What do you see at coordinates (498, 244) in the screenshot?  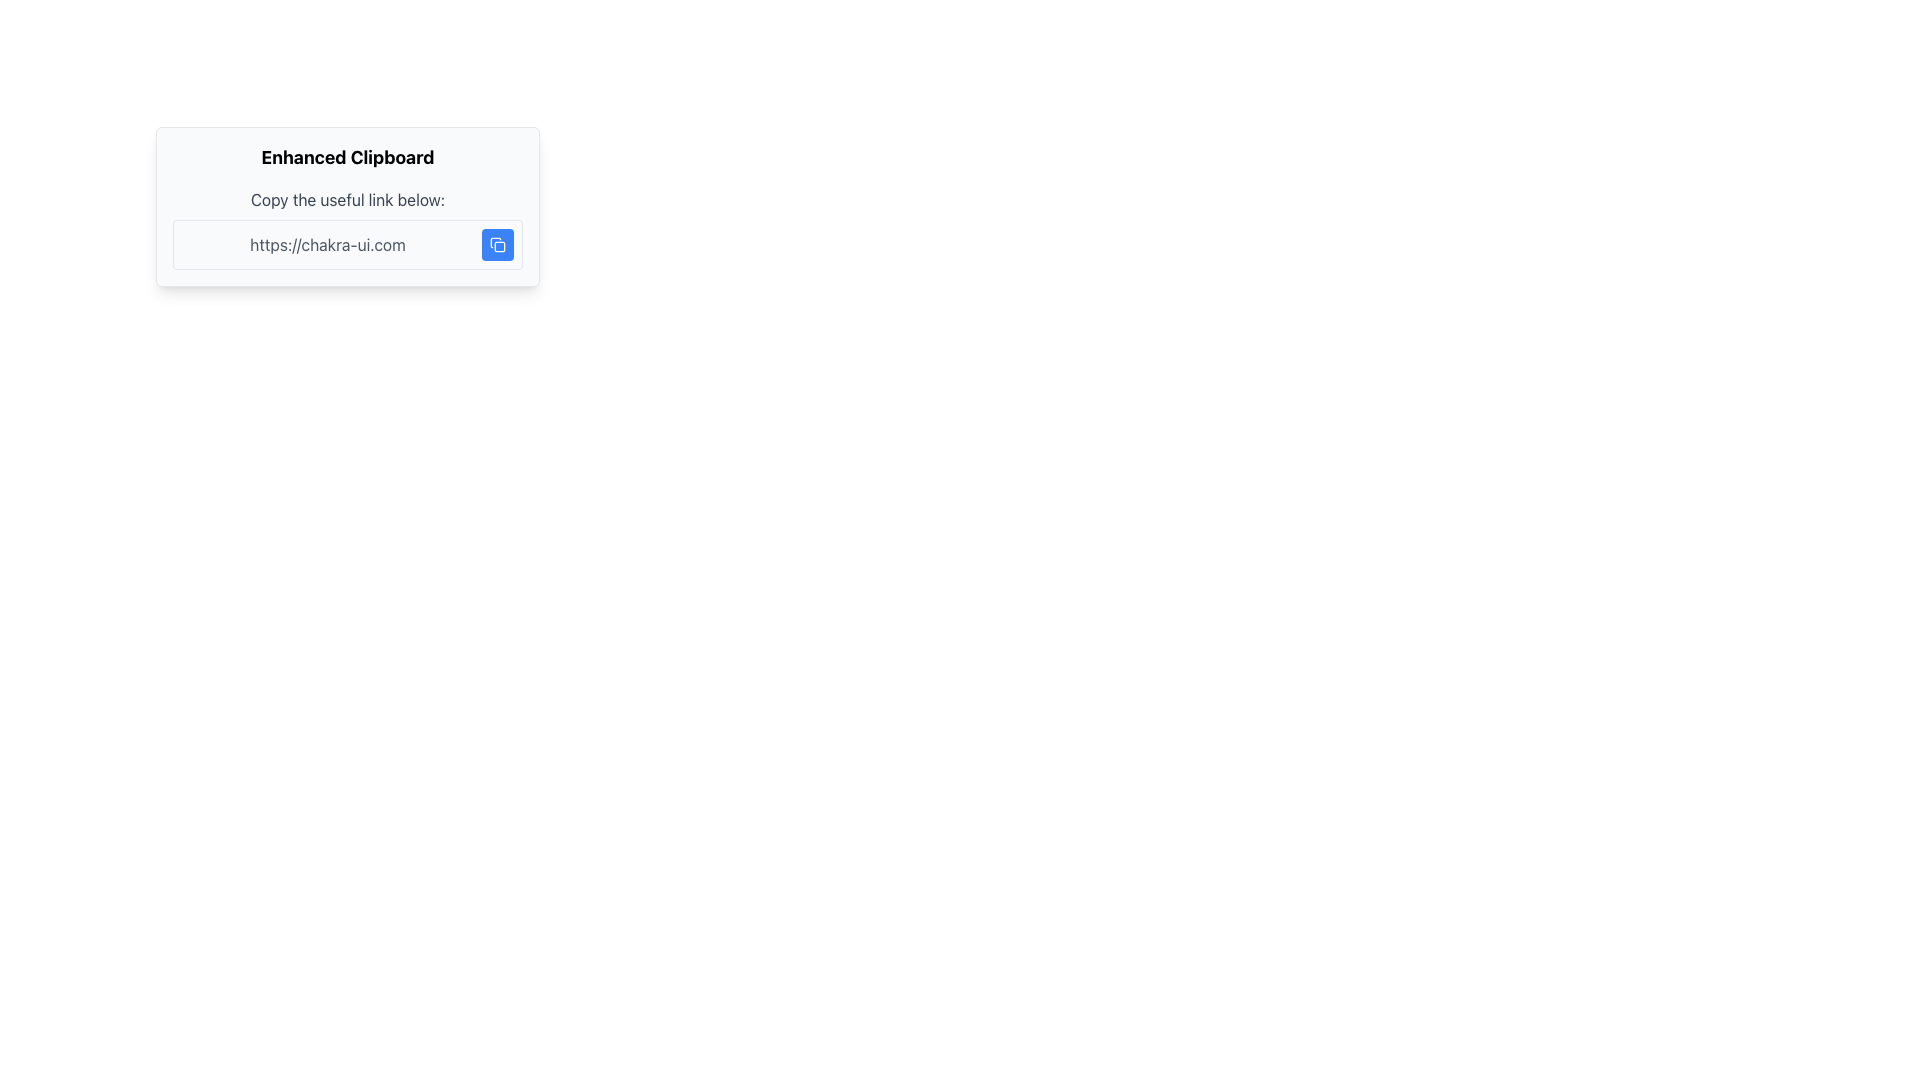 I see `the button located on the center-right section of the interface, adjacent to the text field displaying the link 'https://chakra-ui.com', to observe its hover effects` at bounding box center [498, 244].